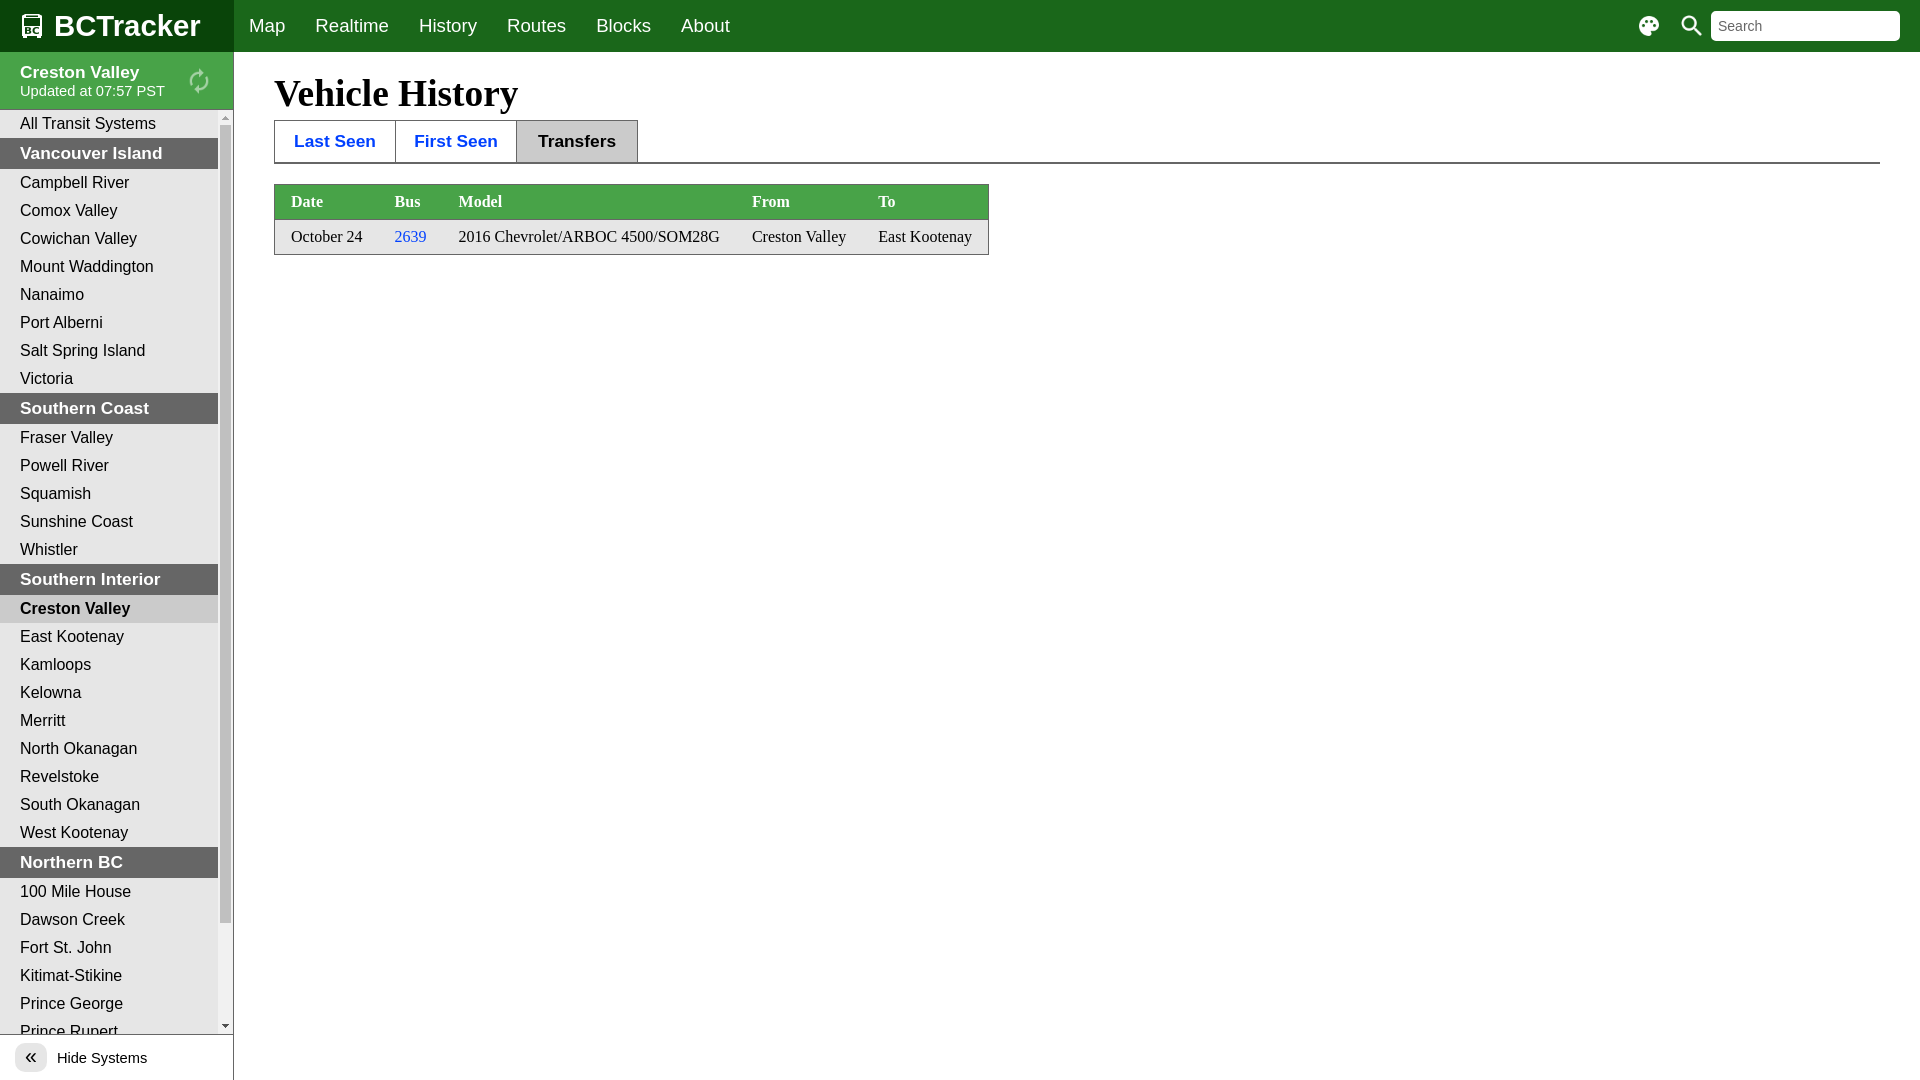 The height and width of the screenshot is (1080, 1920). I want to click on 'Fort St. John', so click(108, 947).